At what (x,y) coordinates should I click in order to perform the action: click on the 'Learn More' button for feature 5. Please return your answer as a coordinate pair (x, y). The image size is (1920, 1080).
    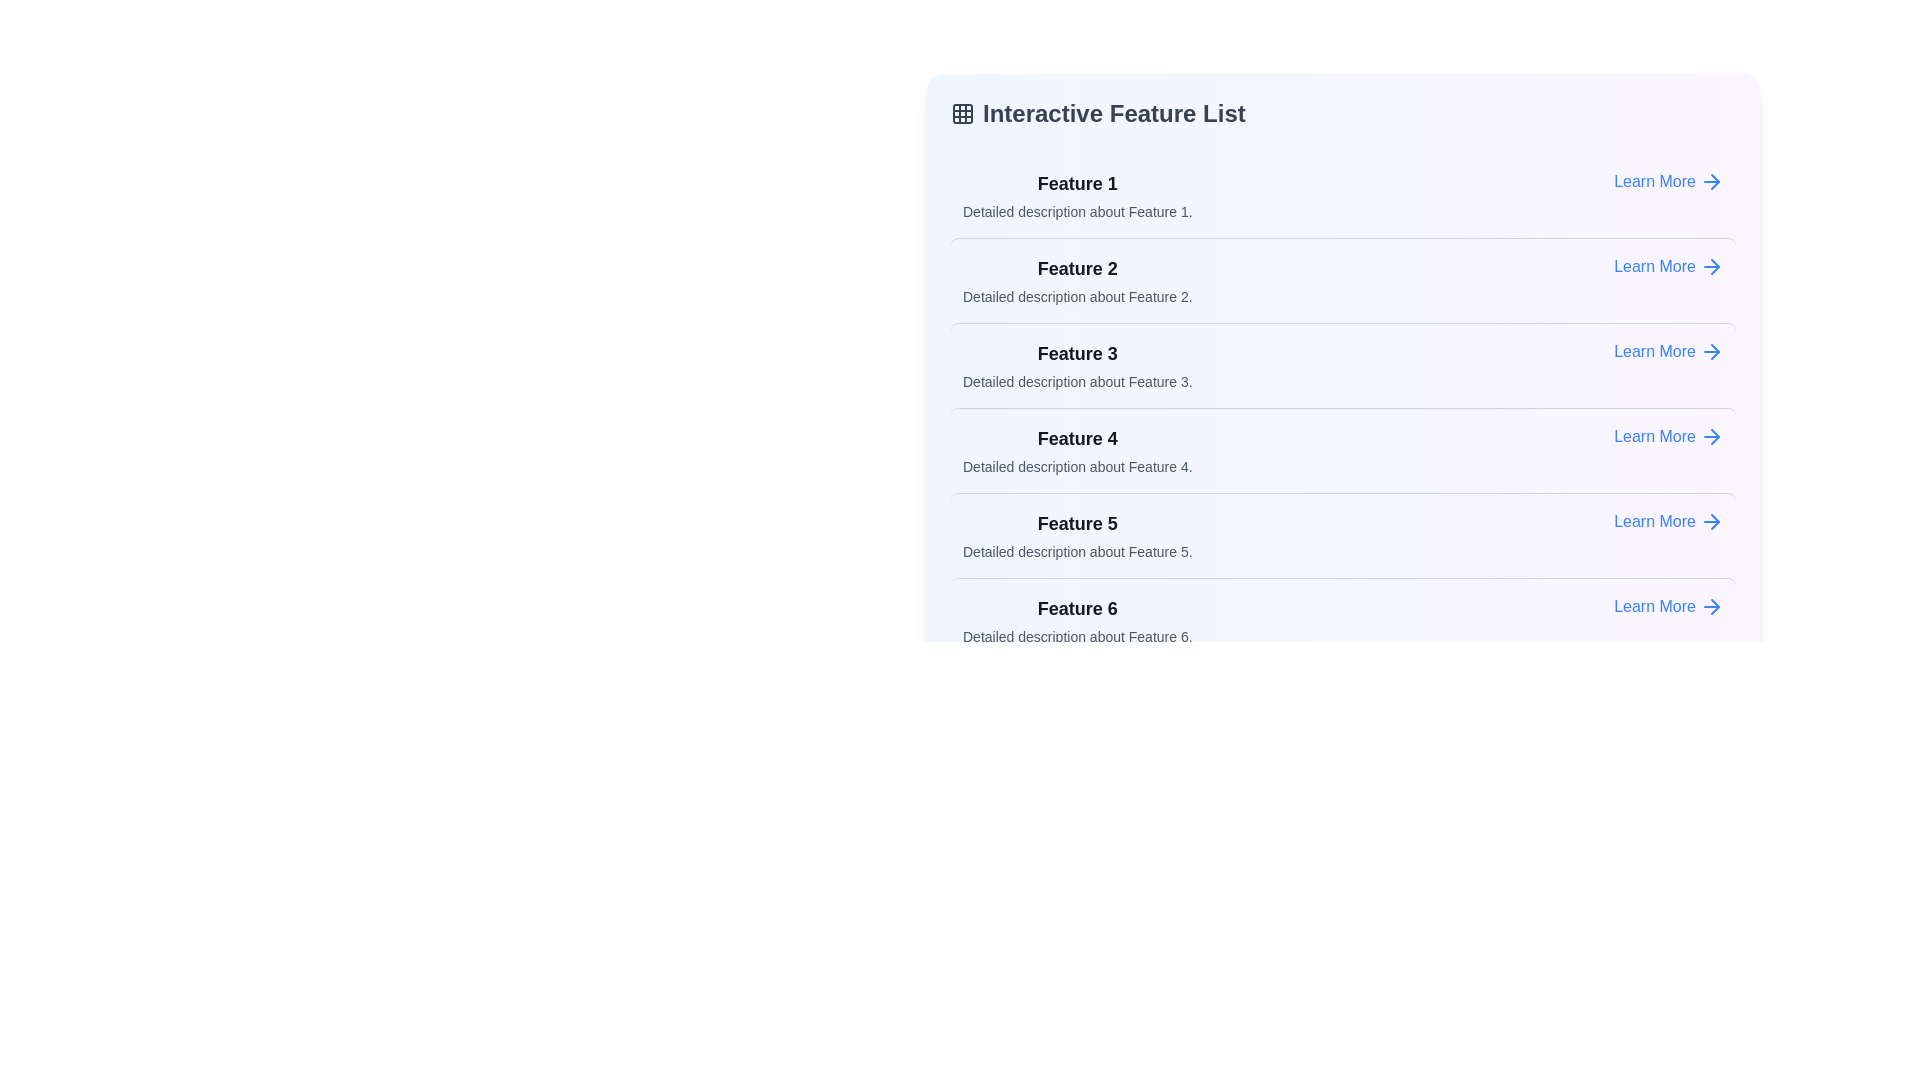
    Looking at the image, I should click on (1669, 520).